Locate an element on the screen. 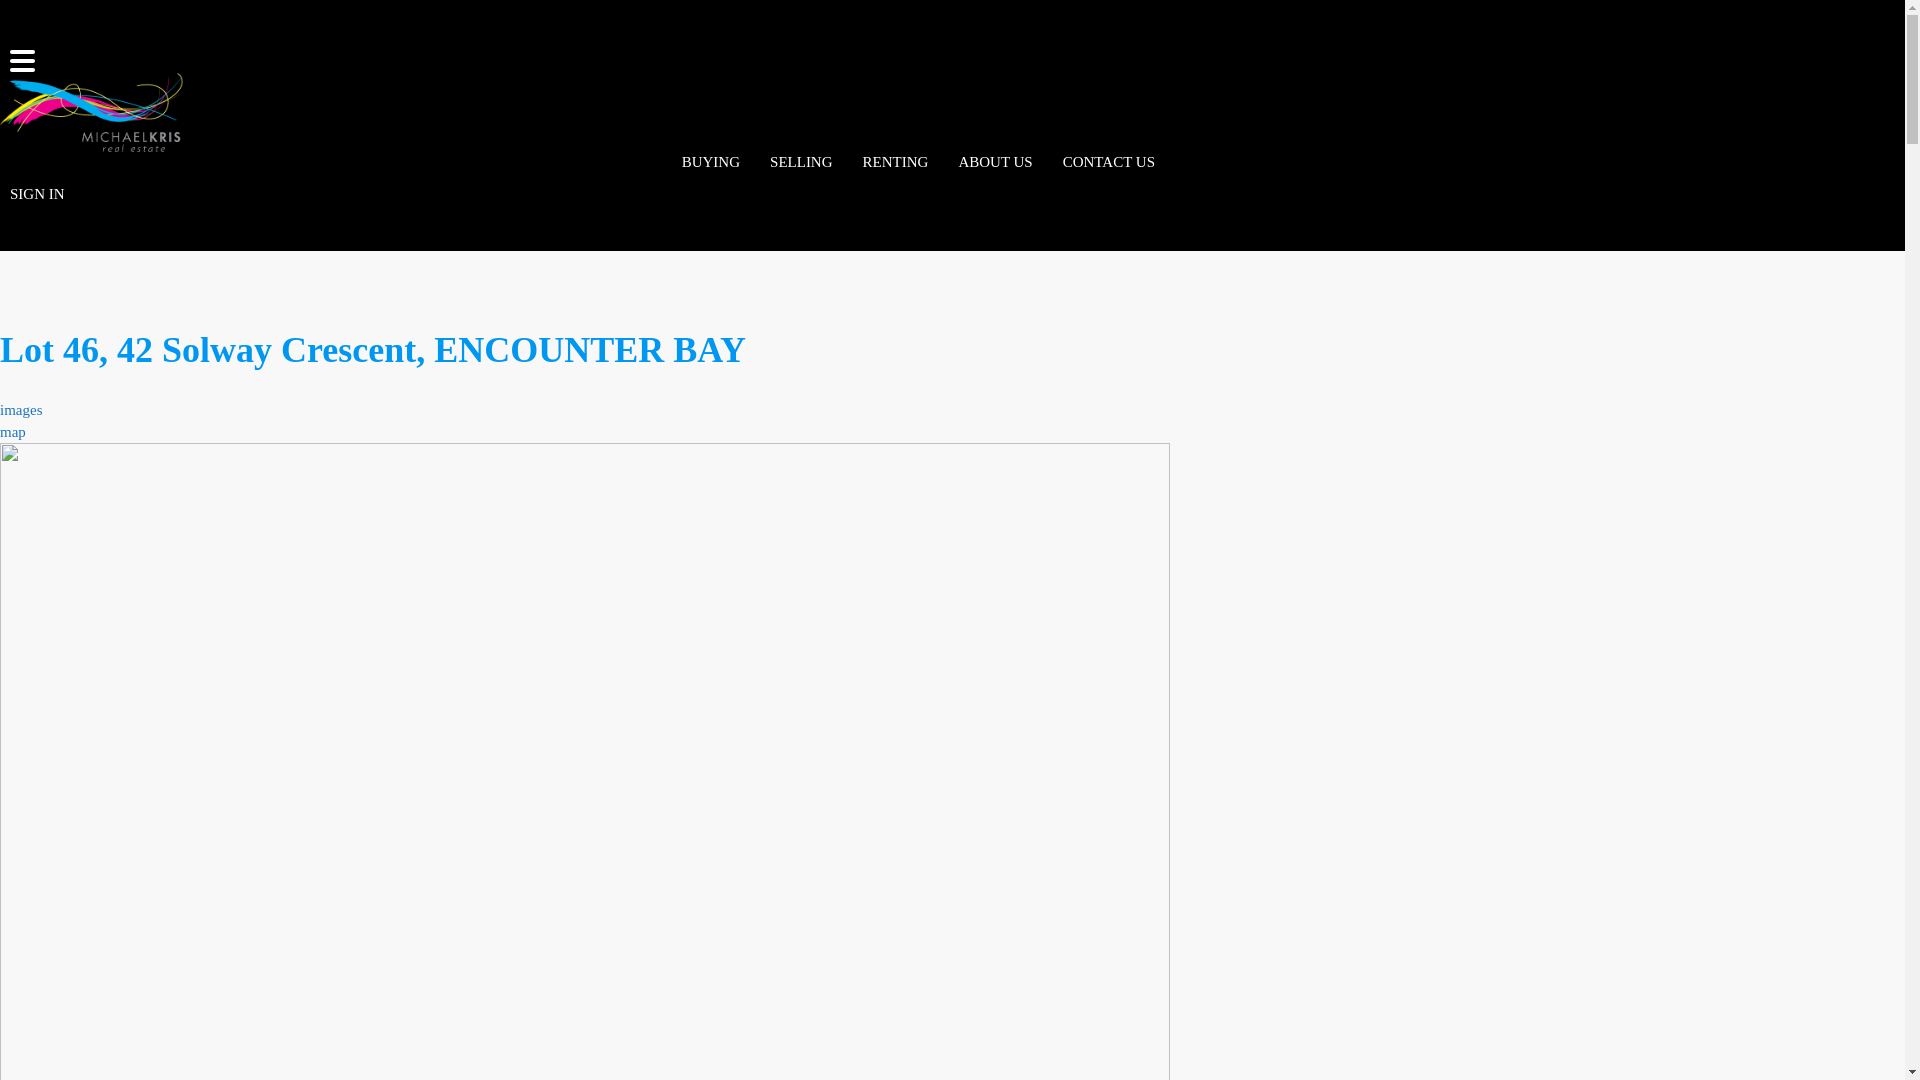  'RENTING' is located at coordinates (895, 161).